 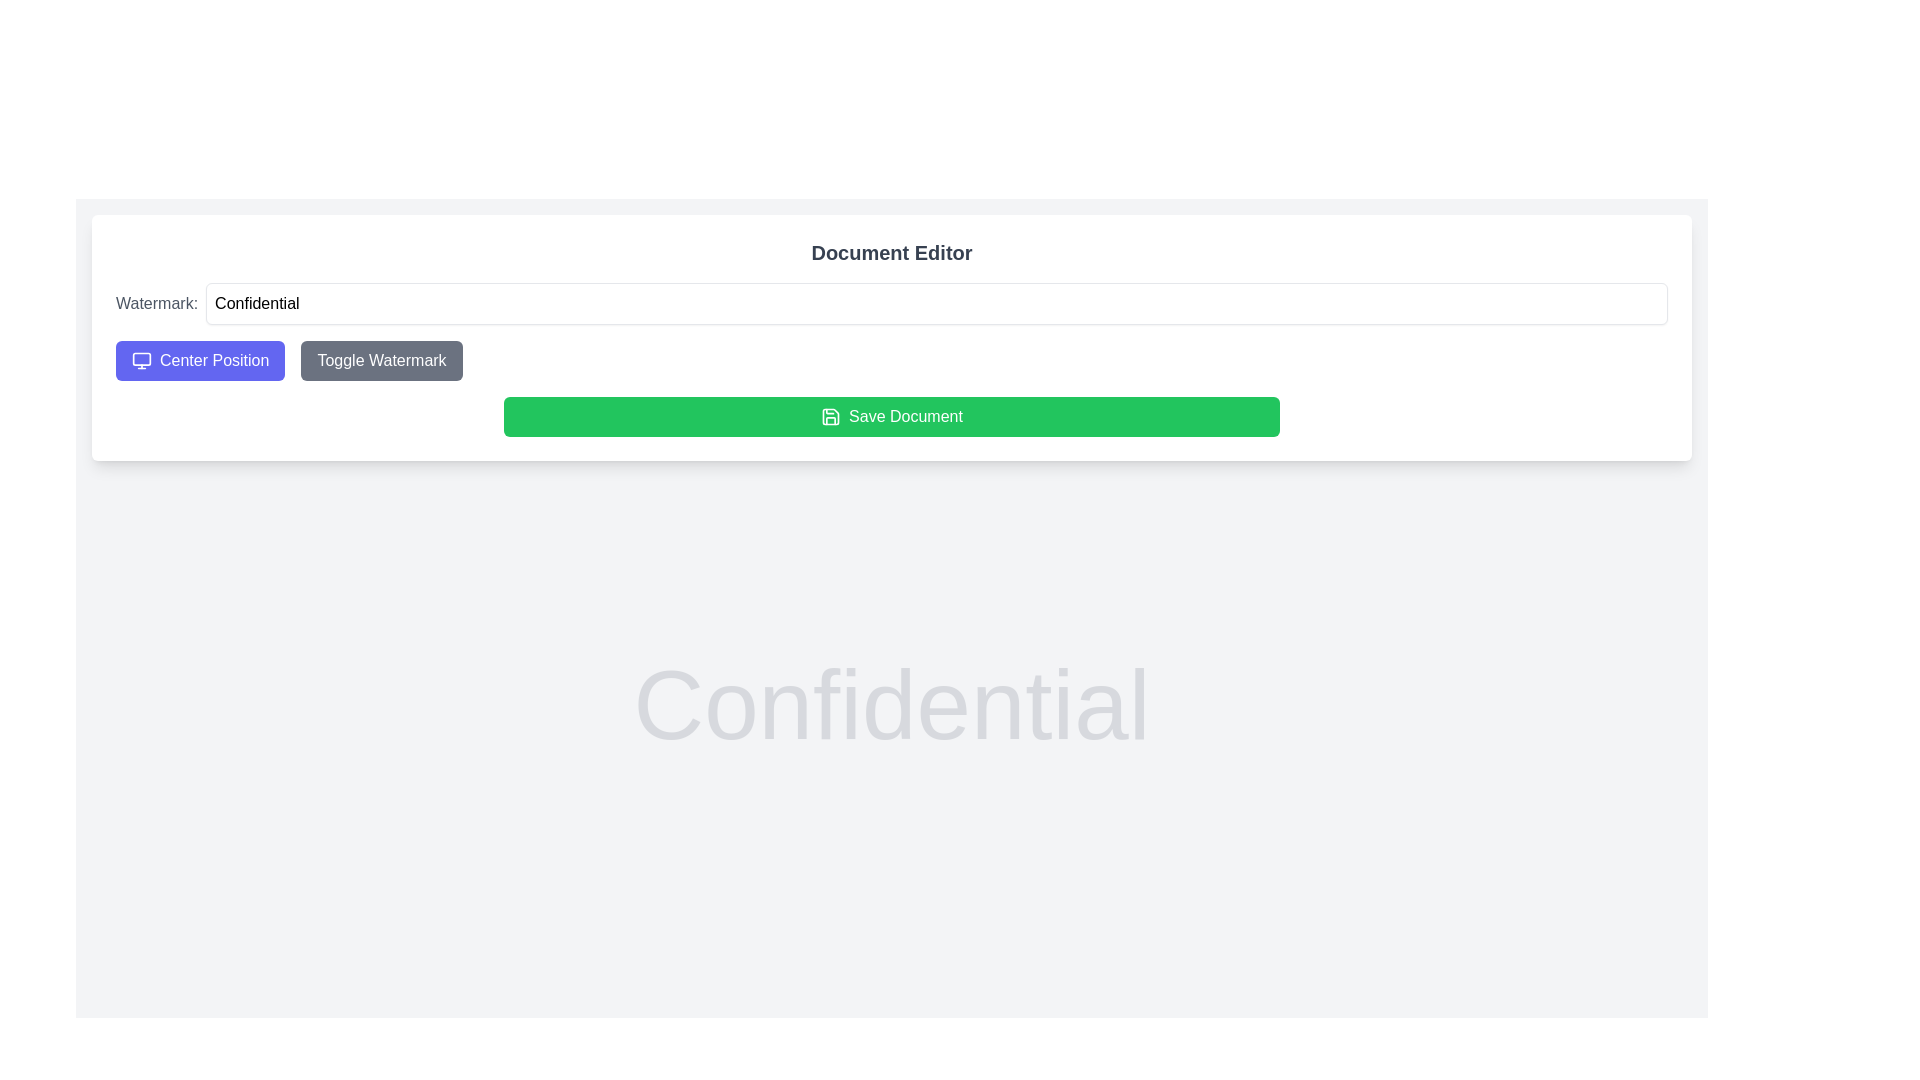 I want to click on the static text label that indicates the purpose of the adjacent input field labeled 'Confidential', located in the top-left corner of the interface, so click(x=156, y=304).